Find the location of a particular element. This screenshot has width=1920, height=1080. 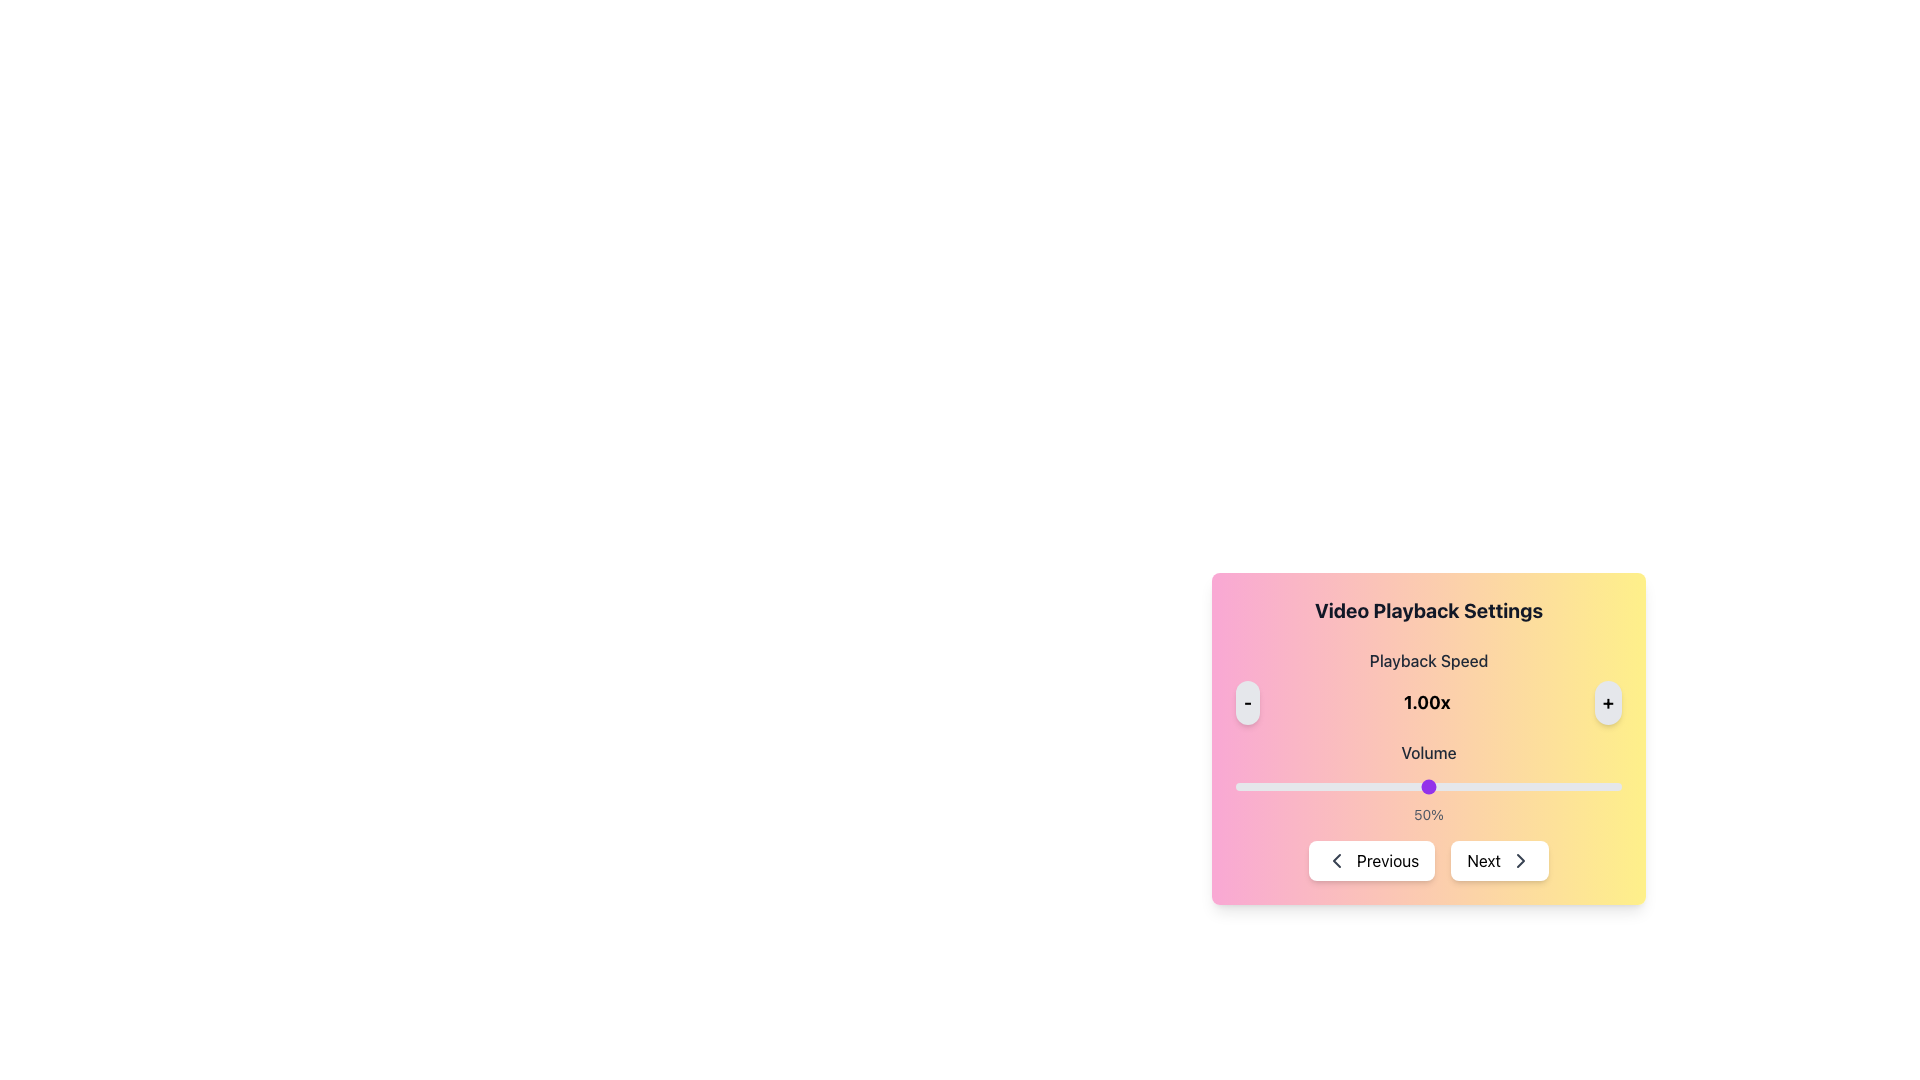

the rightward-pointing gray chevron icon located to the right of the 'Next' button at the bottom-right of the card is located at coordinates (1520, 859).